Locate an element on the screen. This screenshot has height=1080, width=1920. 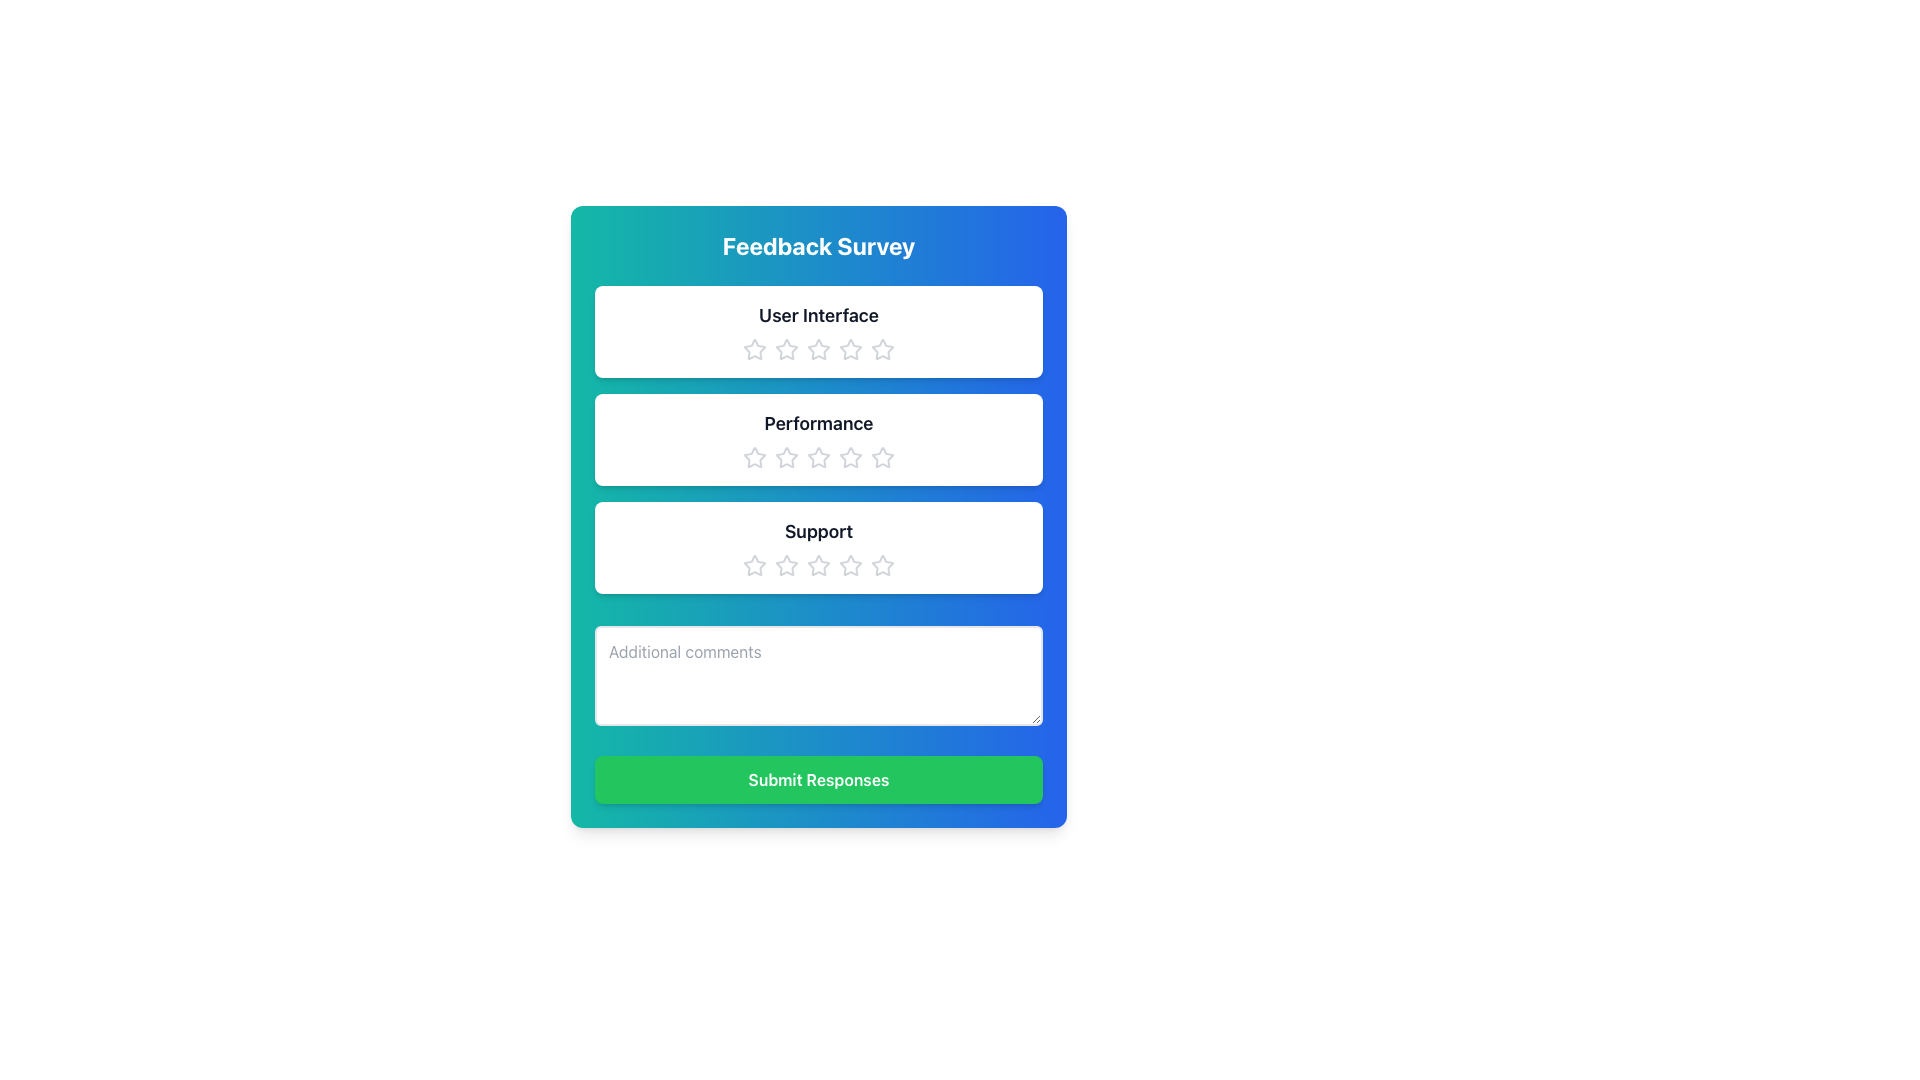
the star rating icons in the 'Support' feedback card is located at coordinates (819, 547).